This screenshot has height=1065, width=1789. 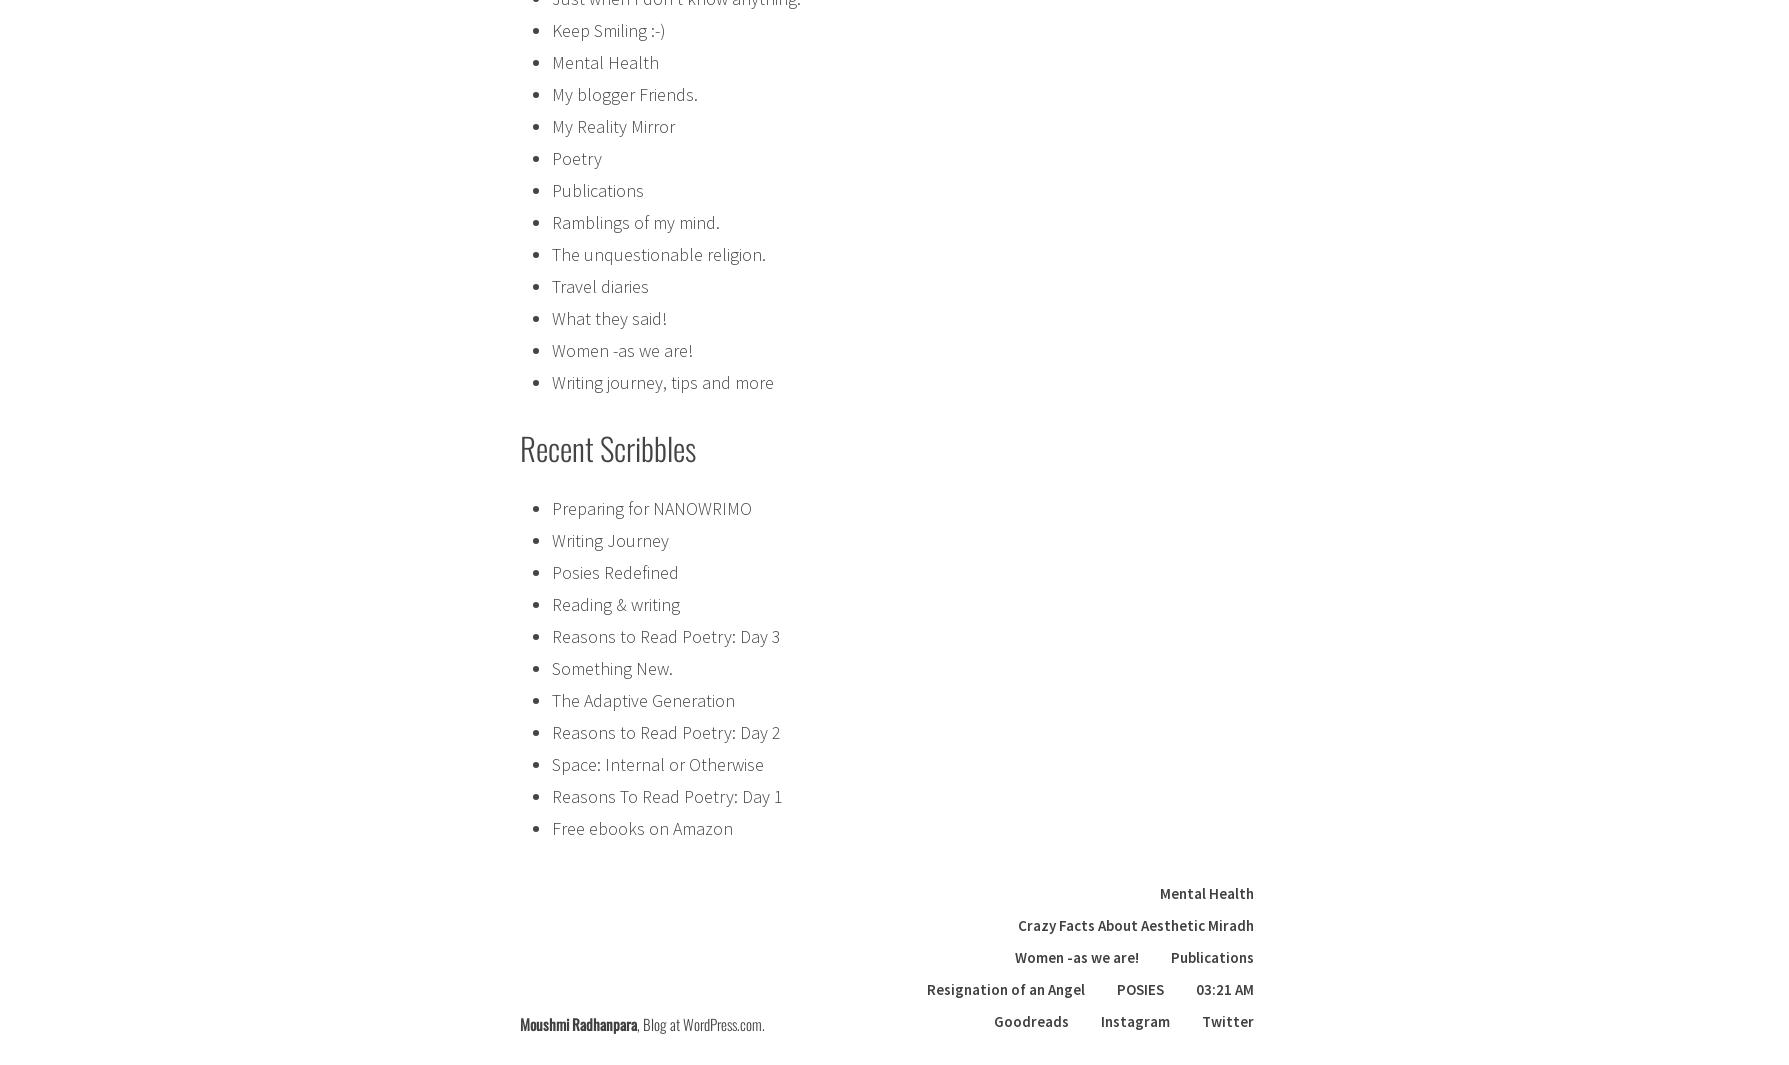 What do you see at coordinates (924, 989) in the screenshot?
I see `'Resignation of an Angel'` at bounding box center [924, 989].